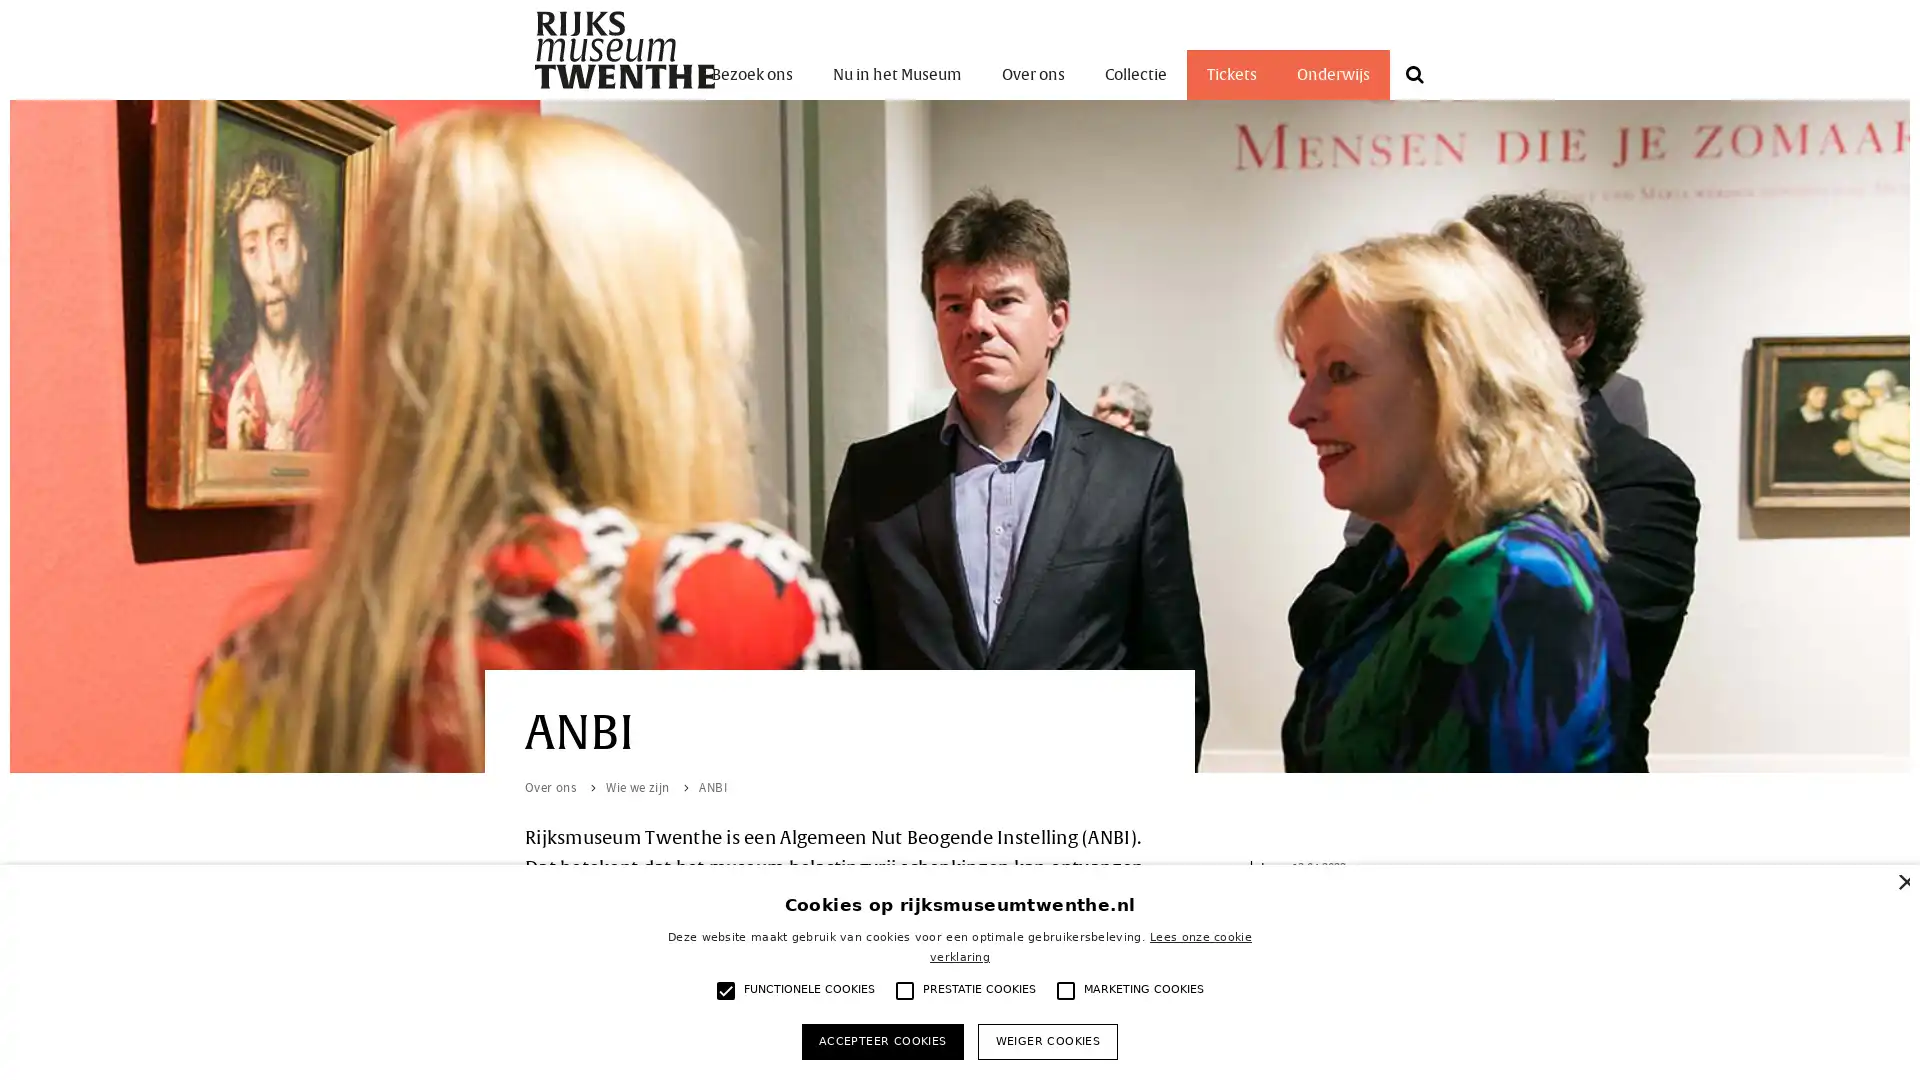  Describe the element at coordinates (881, 1040) in the screenshot. I see `ACCEPTEER COOKIES` at that location.